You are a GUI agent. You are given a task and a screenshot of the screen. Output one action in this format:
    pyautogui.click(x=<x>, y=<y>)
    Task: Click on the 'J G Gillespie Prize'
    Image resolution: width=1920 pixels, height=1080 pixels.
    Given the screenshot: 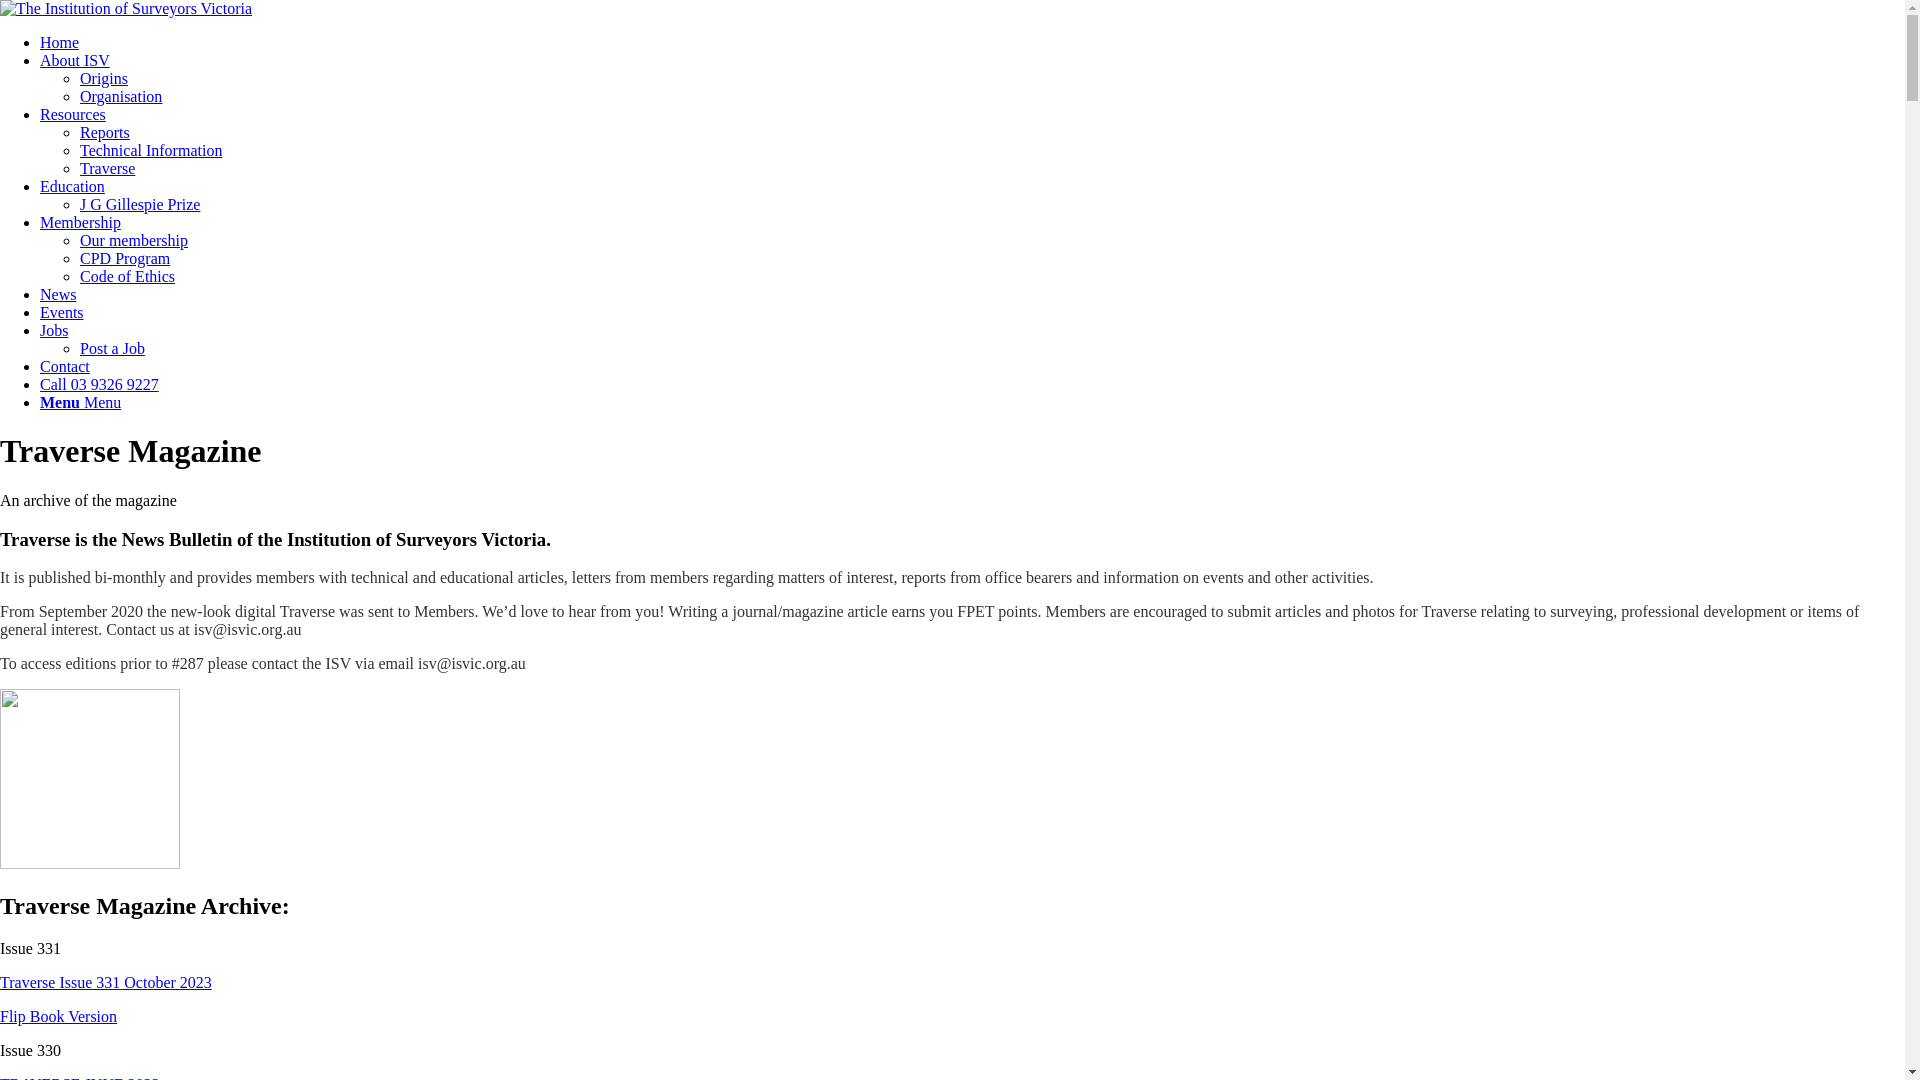 What is the action you would take?
    pyautogui.click(x=138, y=204)
    